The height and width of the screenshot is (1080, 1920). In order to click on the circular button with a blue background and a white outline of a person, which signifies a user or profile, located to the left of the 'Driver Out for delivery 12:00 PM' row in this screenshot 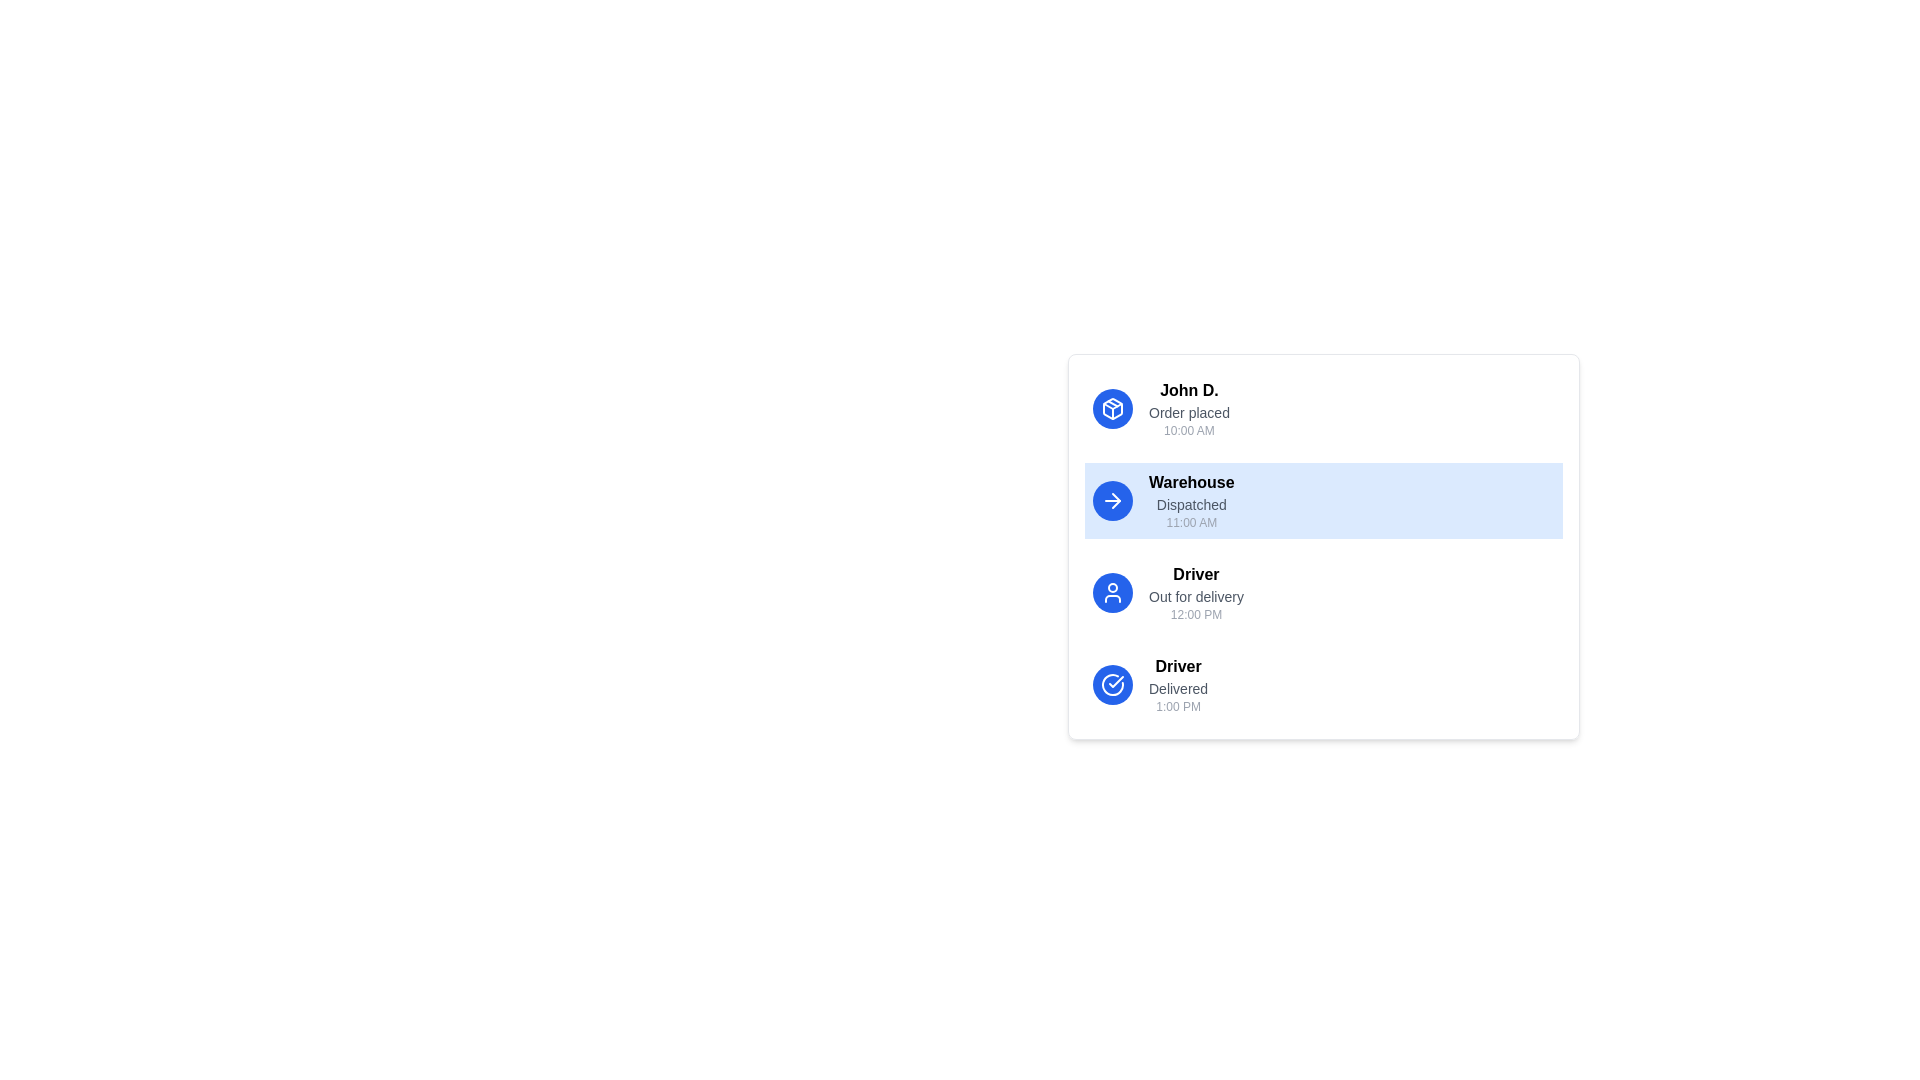, I will do `click(1112, 592)`.